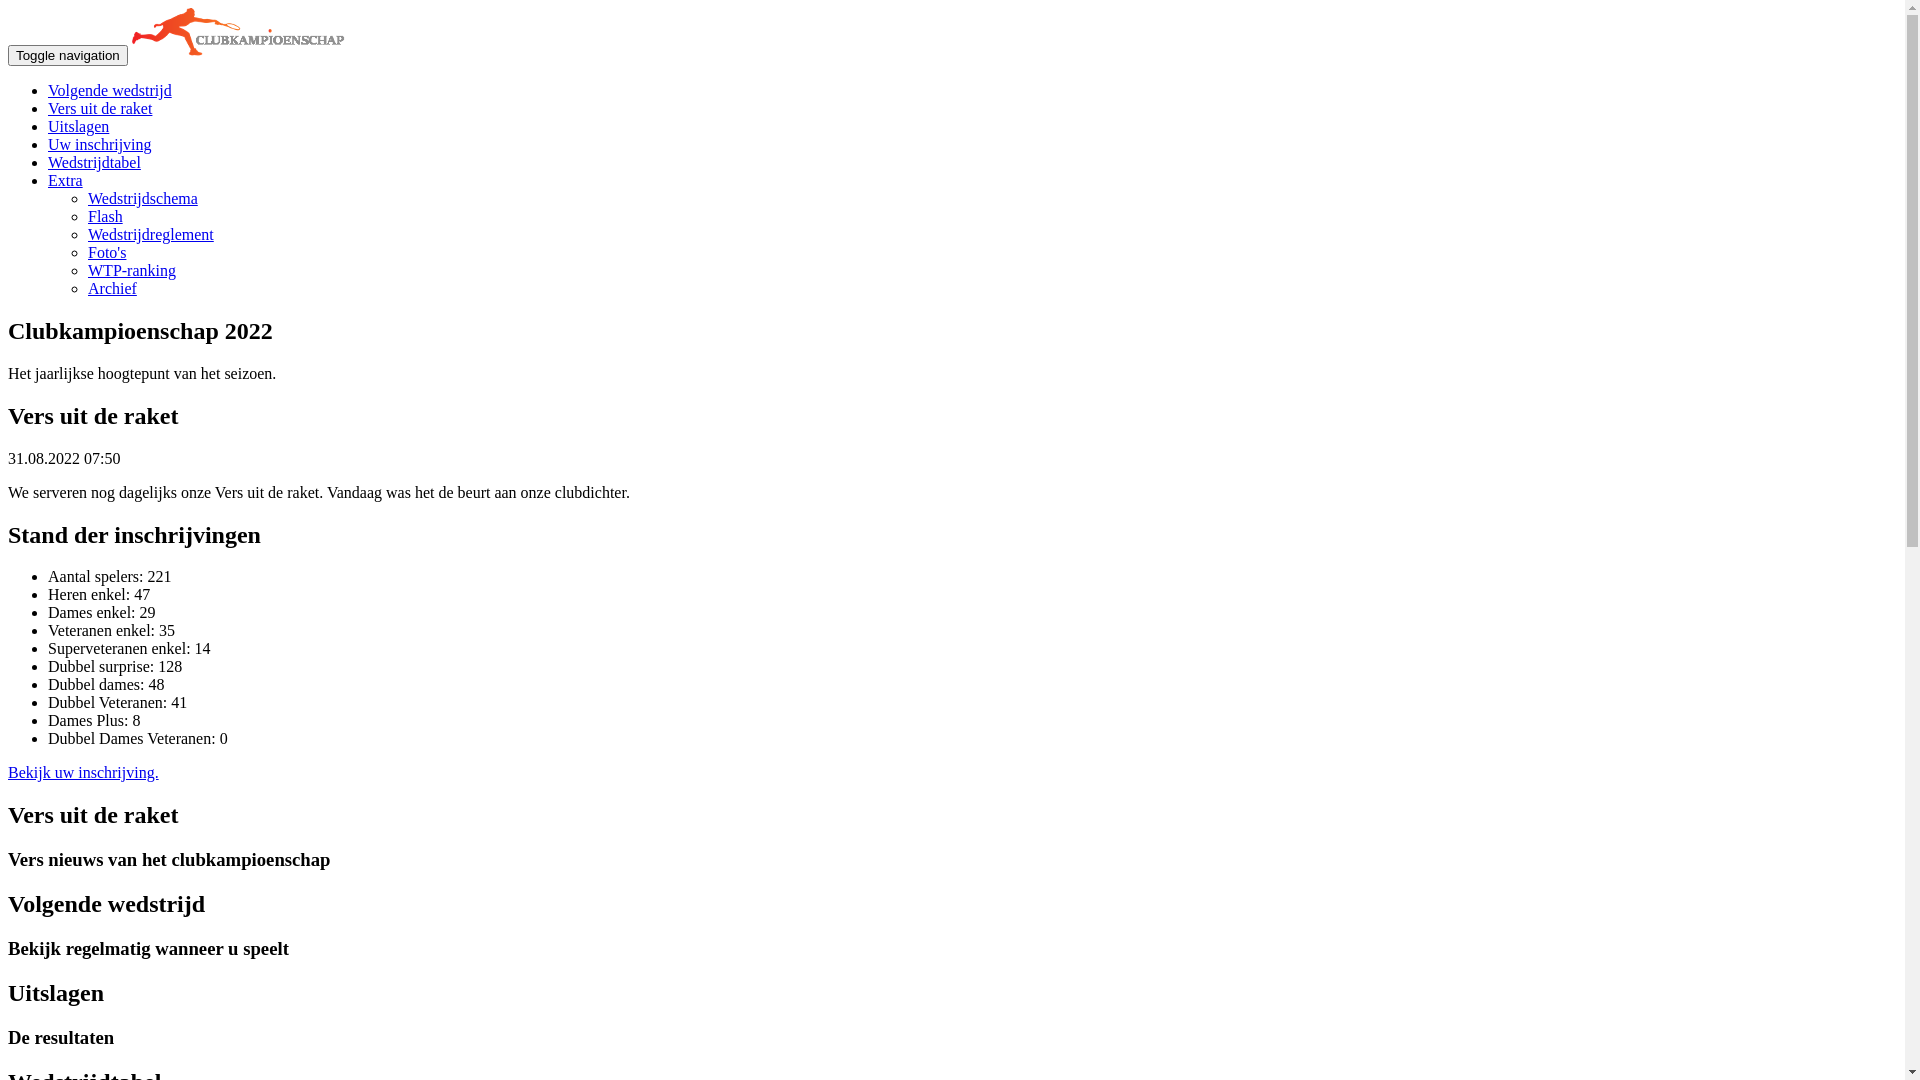  I want to click on 'Bekijk uw inschrijving.', so click(8, 771).